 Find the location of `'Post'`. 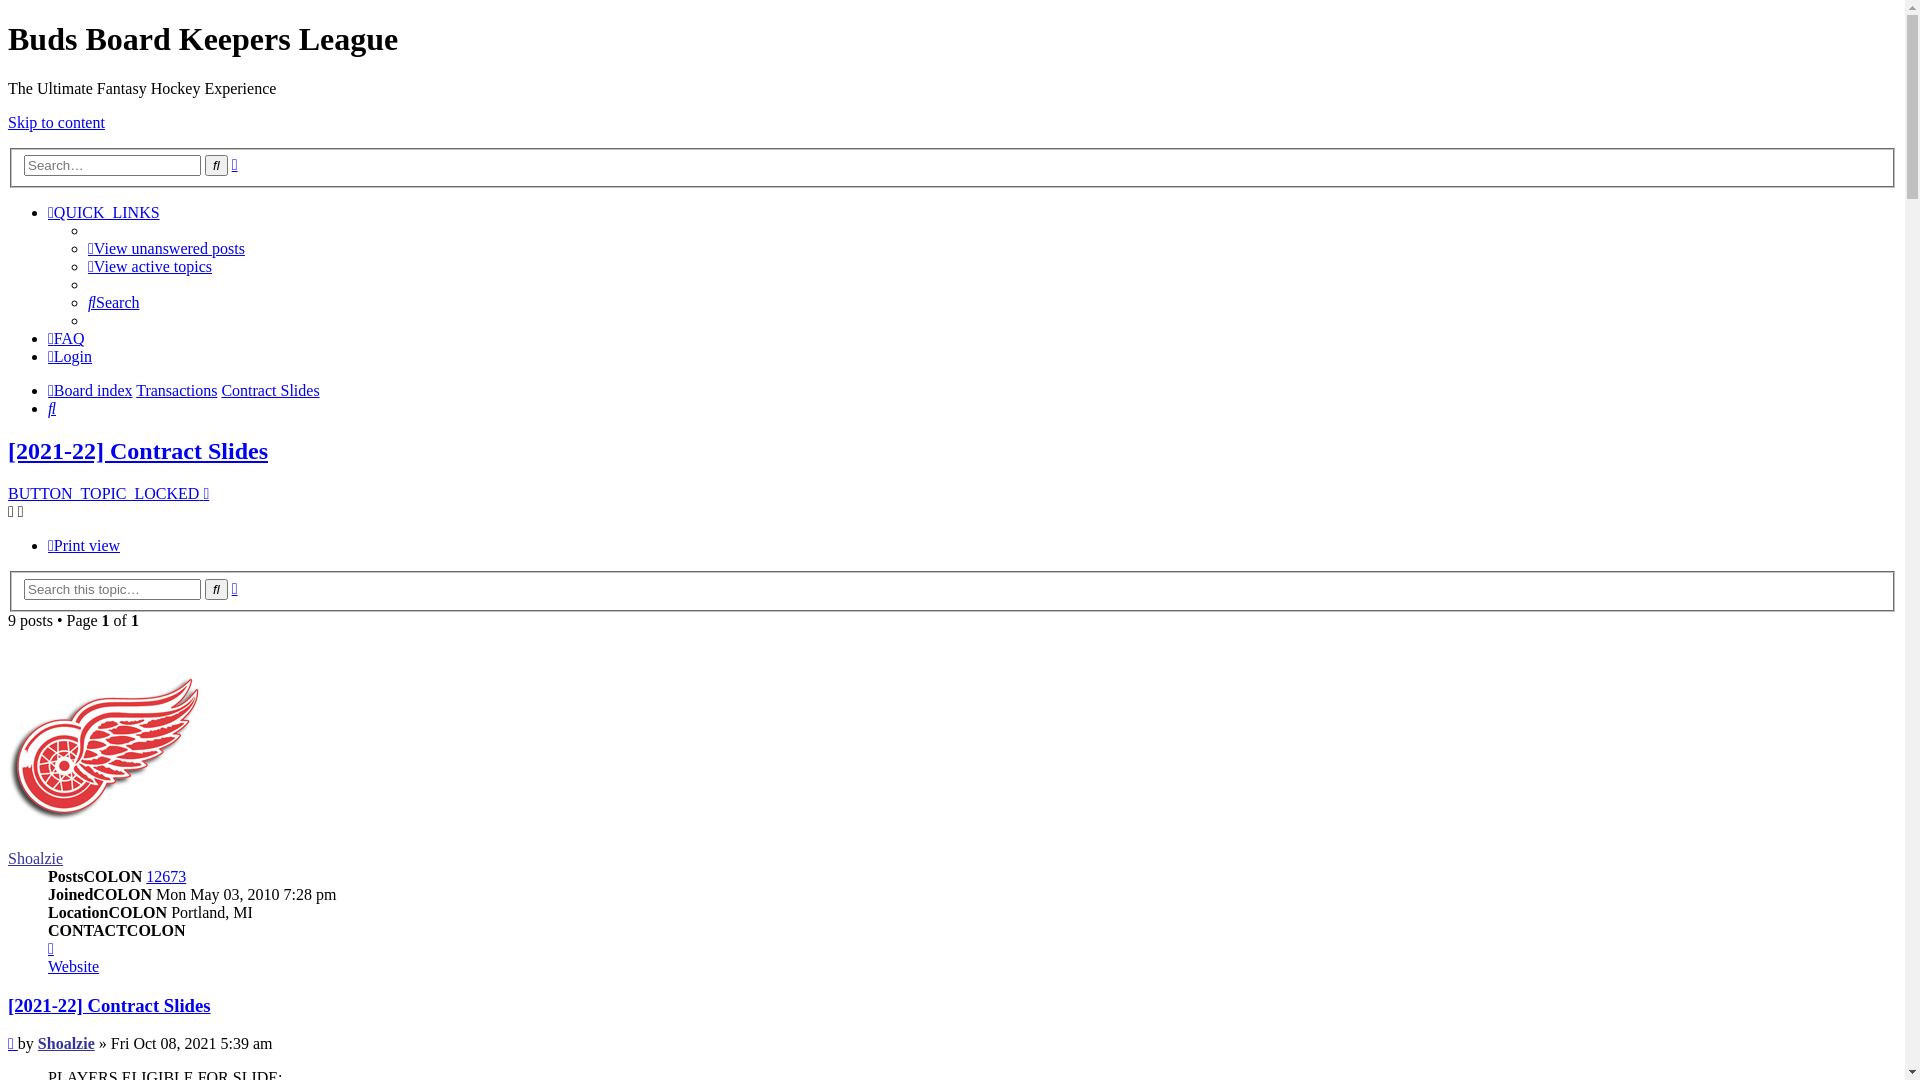

'Post' is located at coordinates (8, 1042).